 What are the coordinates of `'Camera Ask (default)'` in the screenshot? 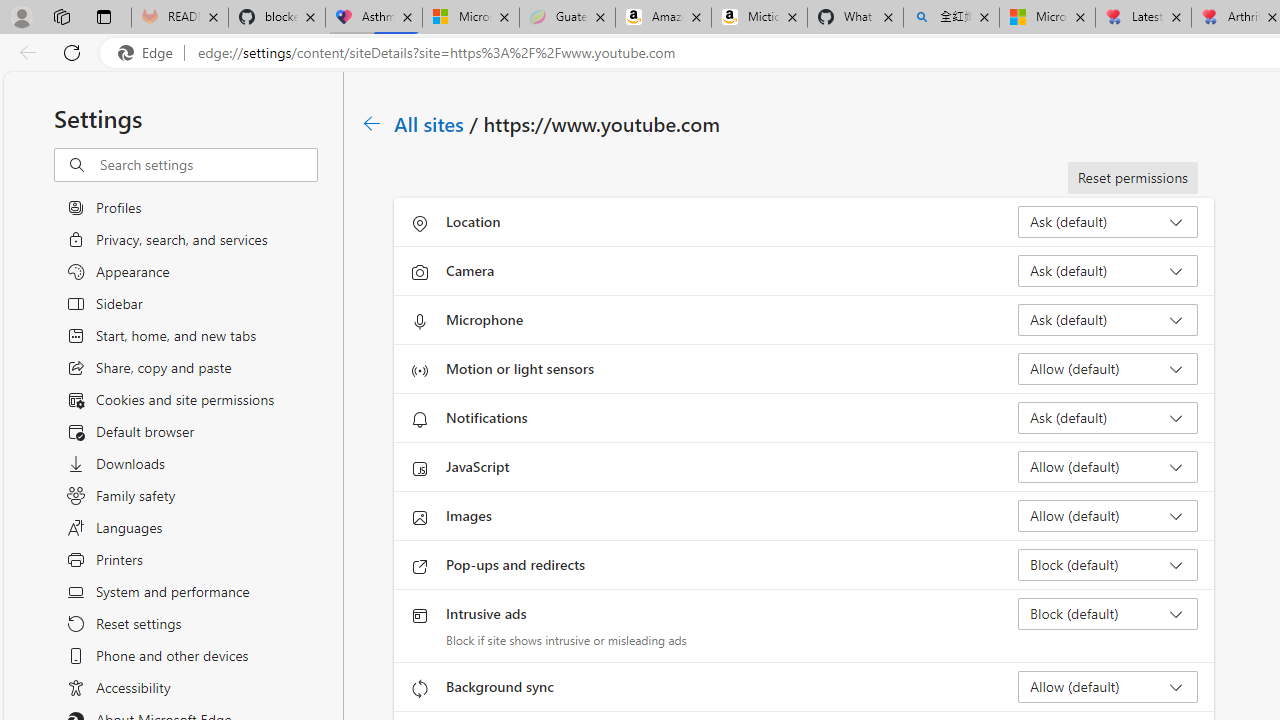 It's located at (1106, 271).